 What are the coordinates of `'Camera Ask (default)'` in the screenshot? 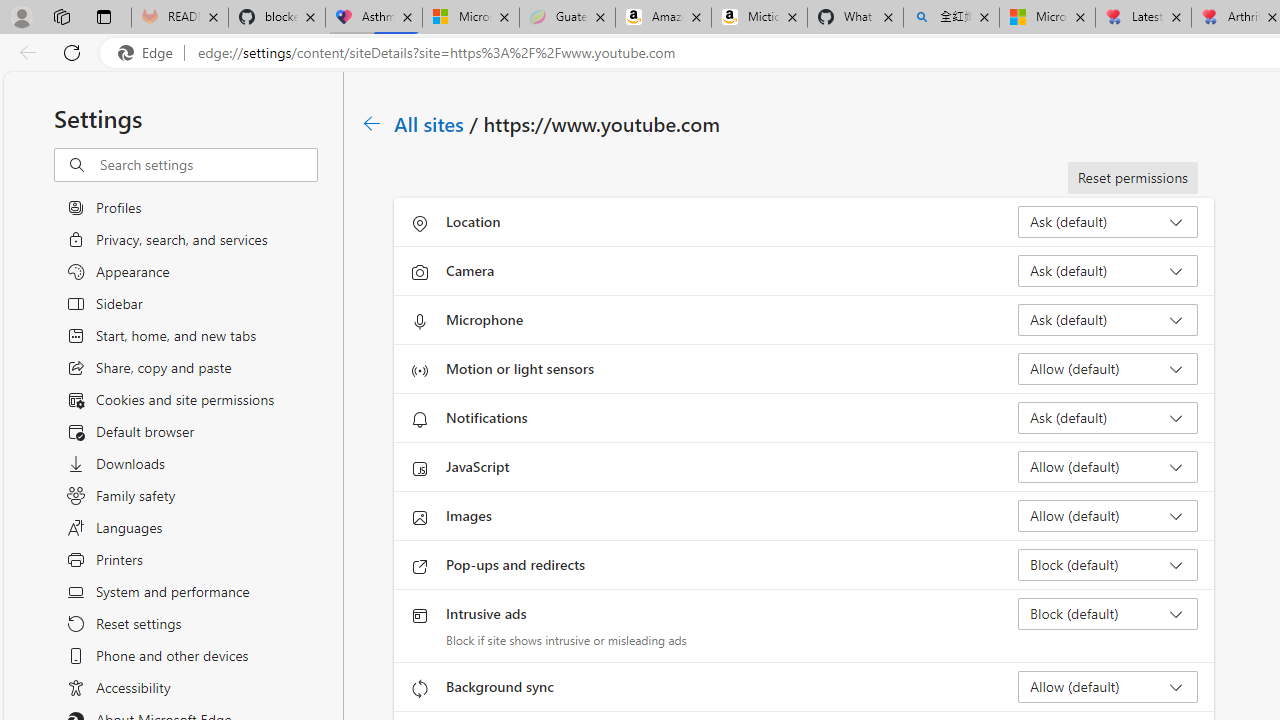 It's located at (1106, 271).